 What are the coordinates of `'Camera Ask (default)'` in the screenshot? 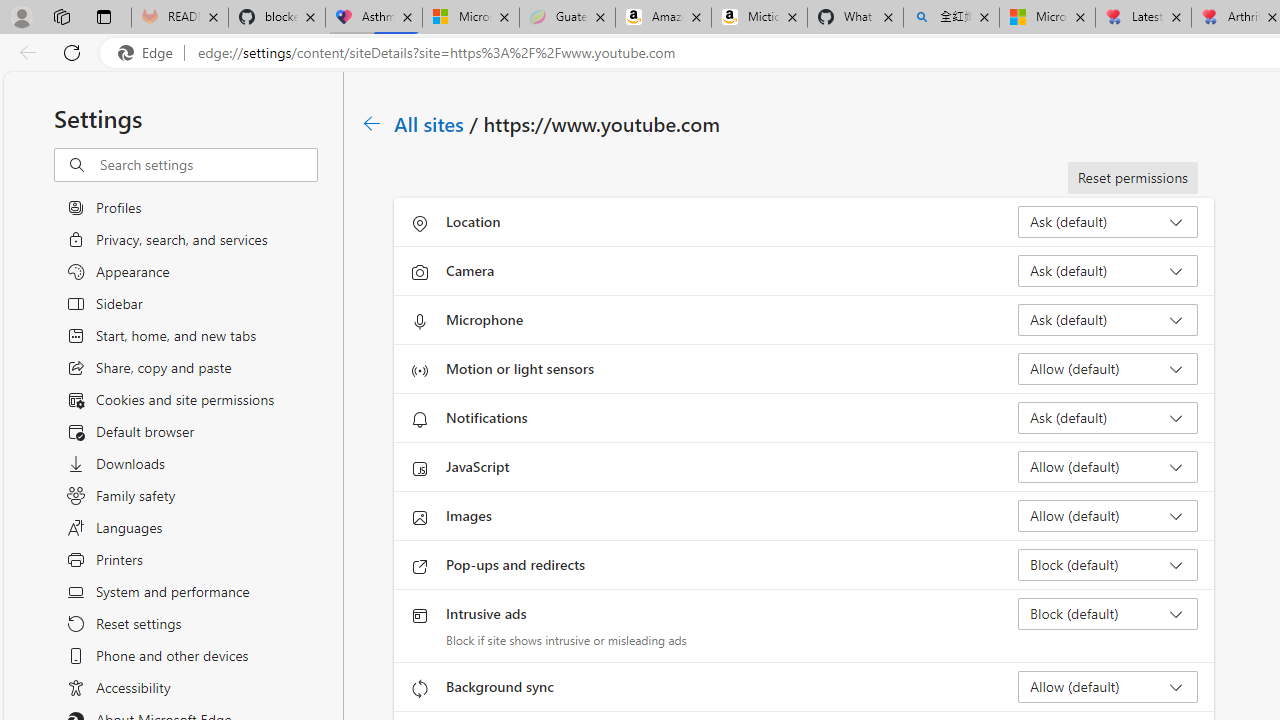 It's located at (1106, 271).